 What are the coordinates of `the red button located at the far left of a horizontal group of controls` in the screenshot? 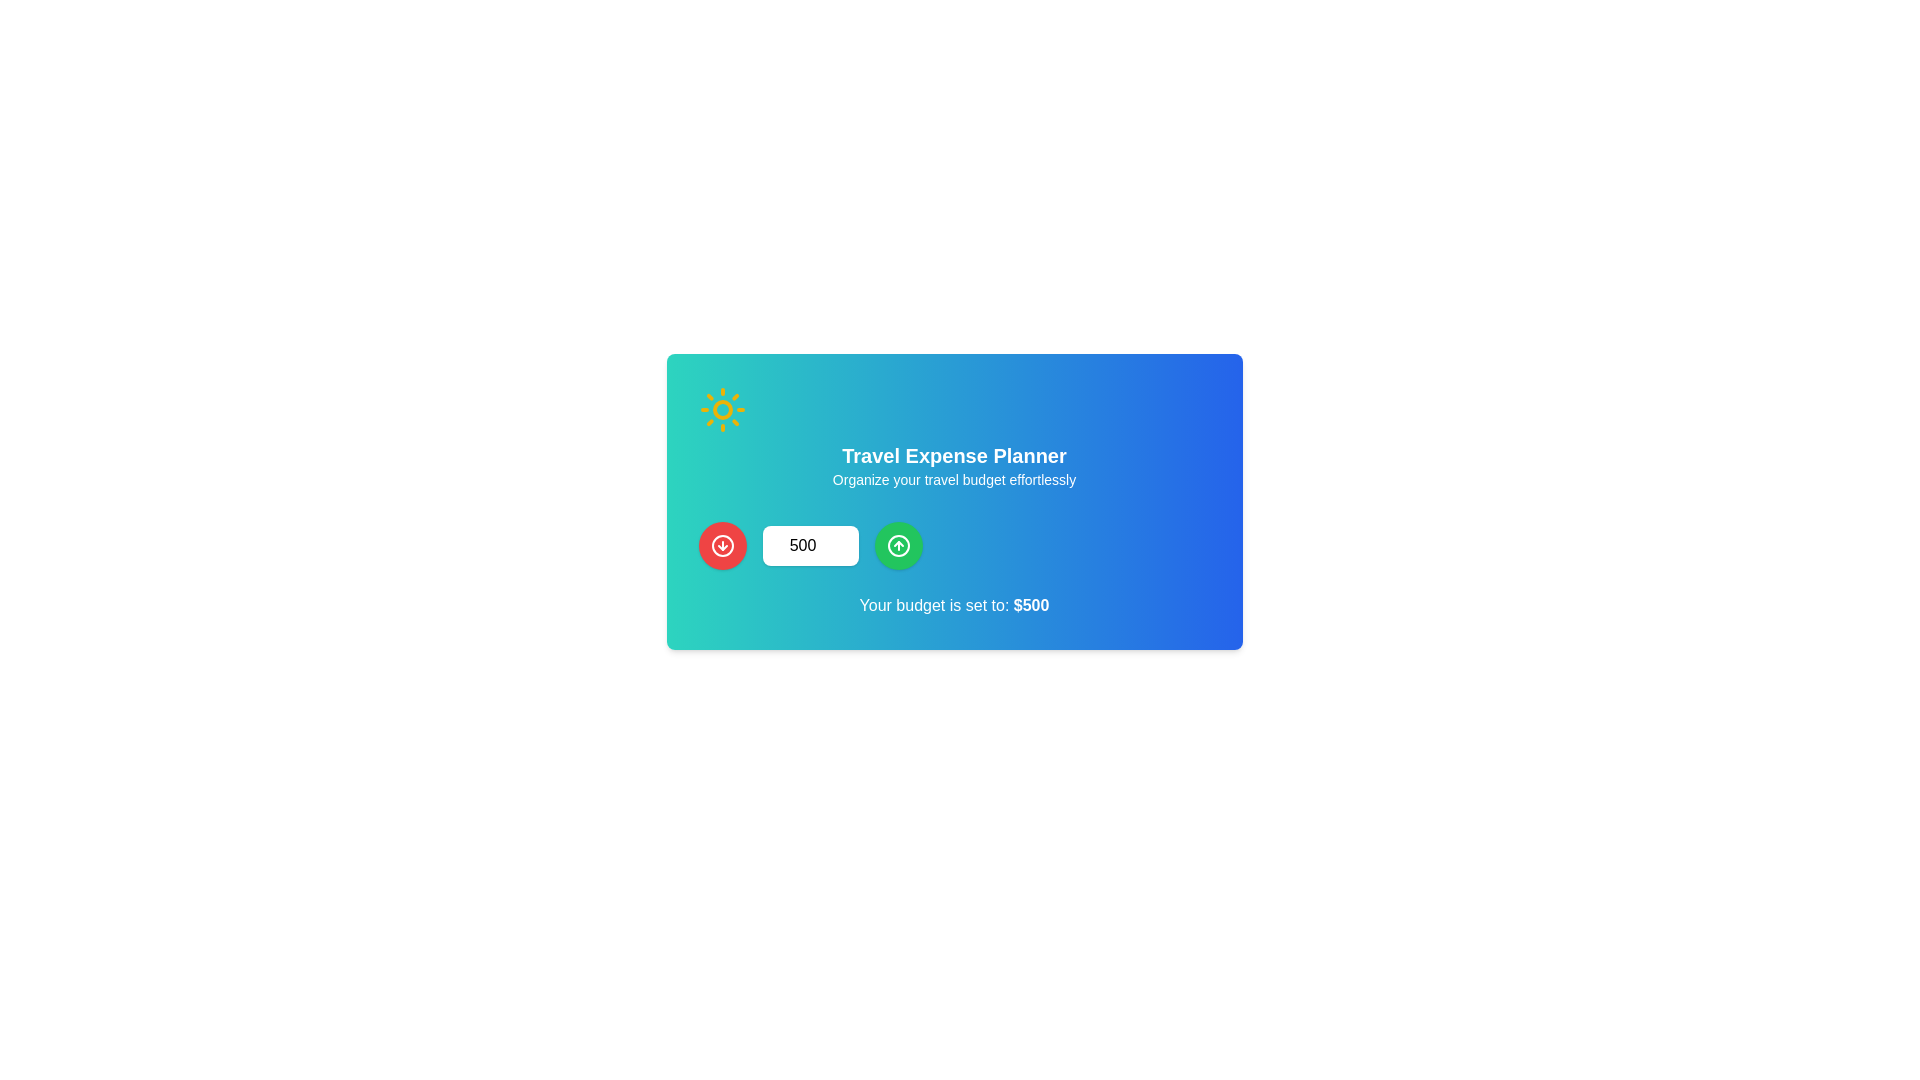 It's located at (721, 546).